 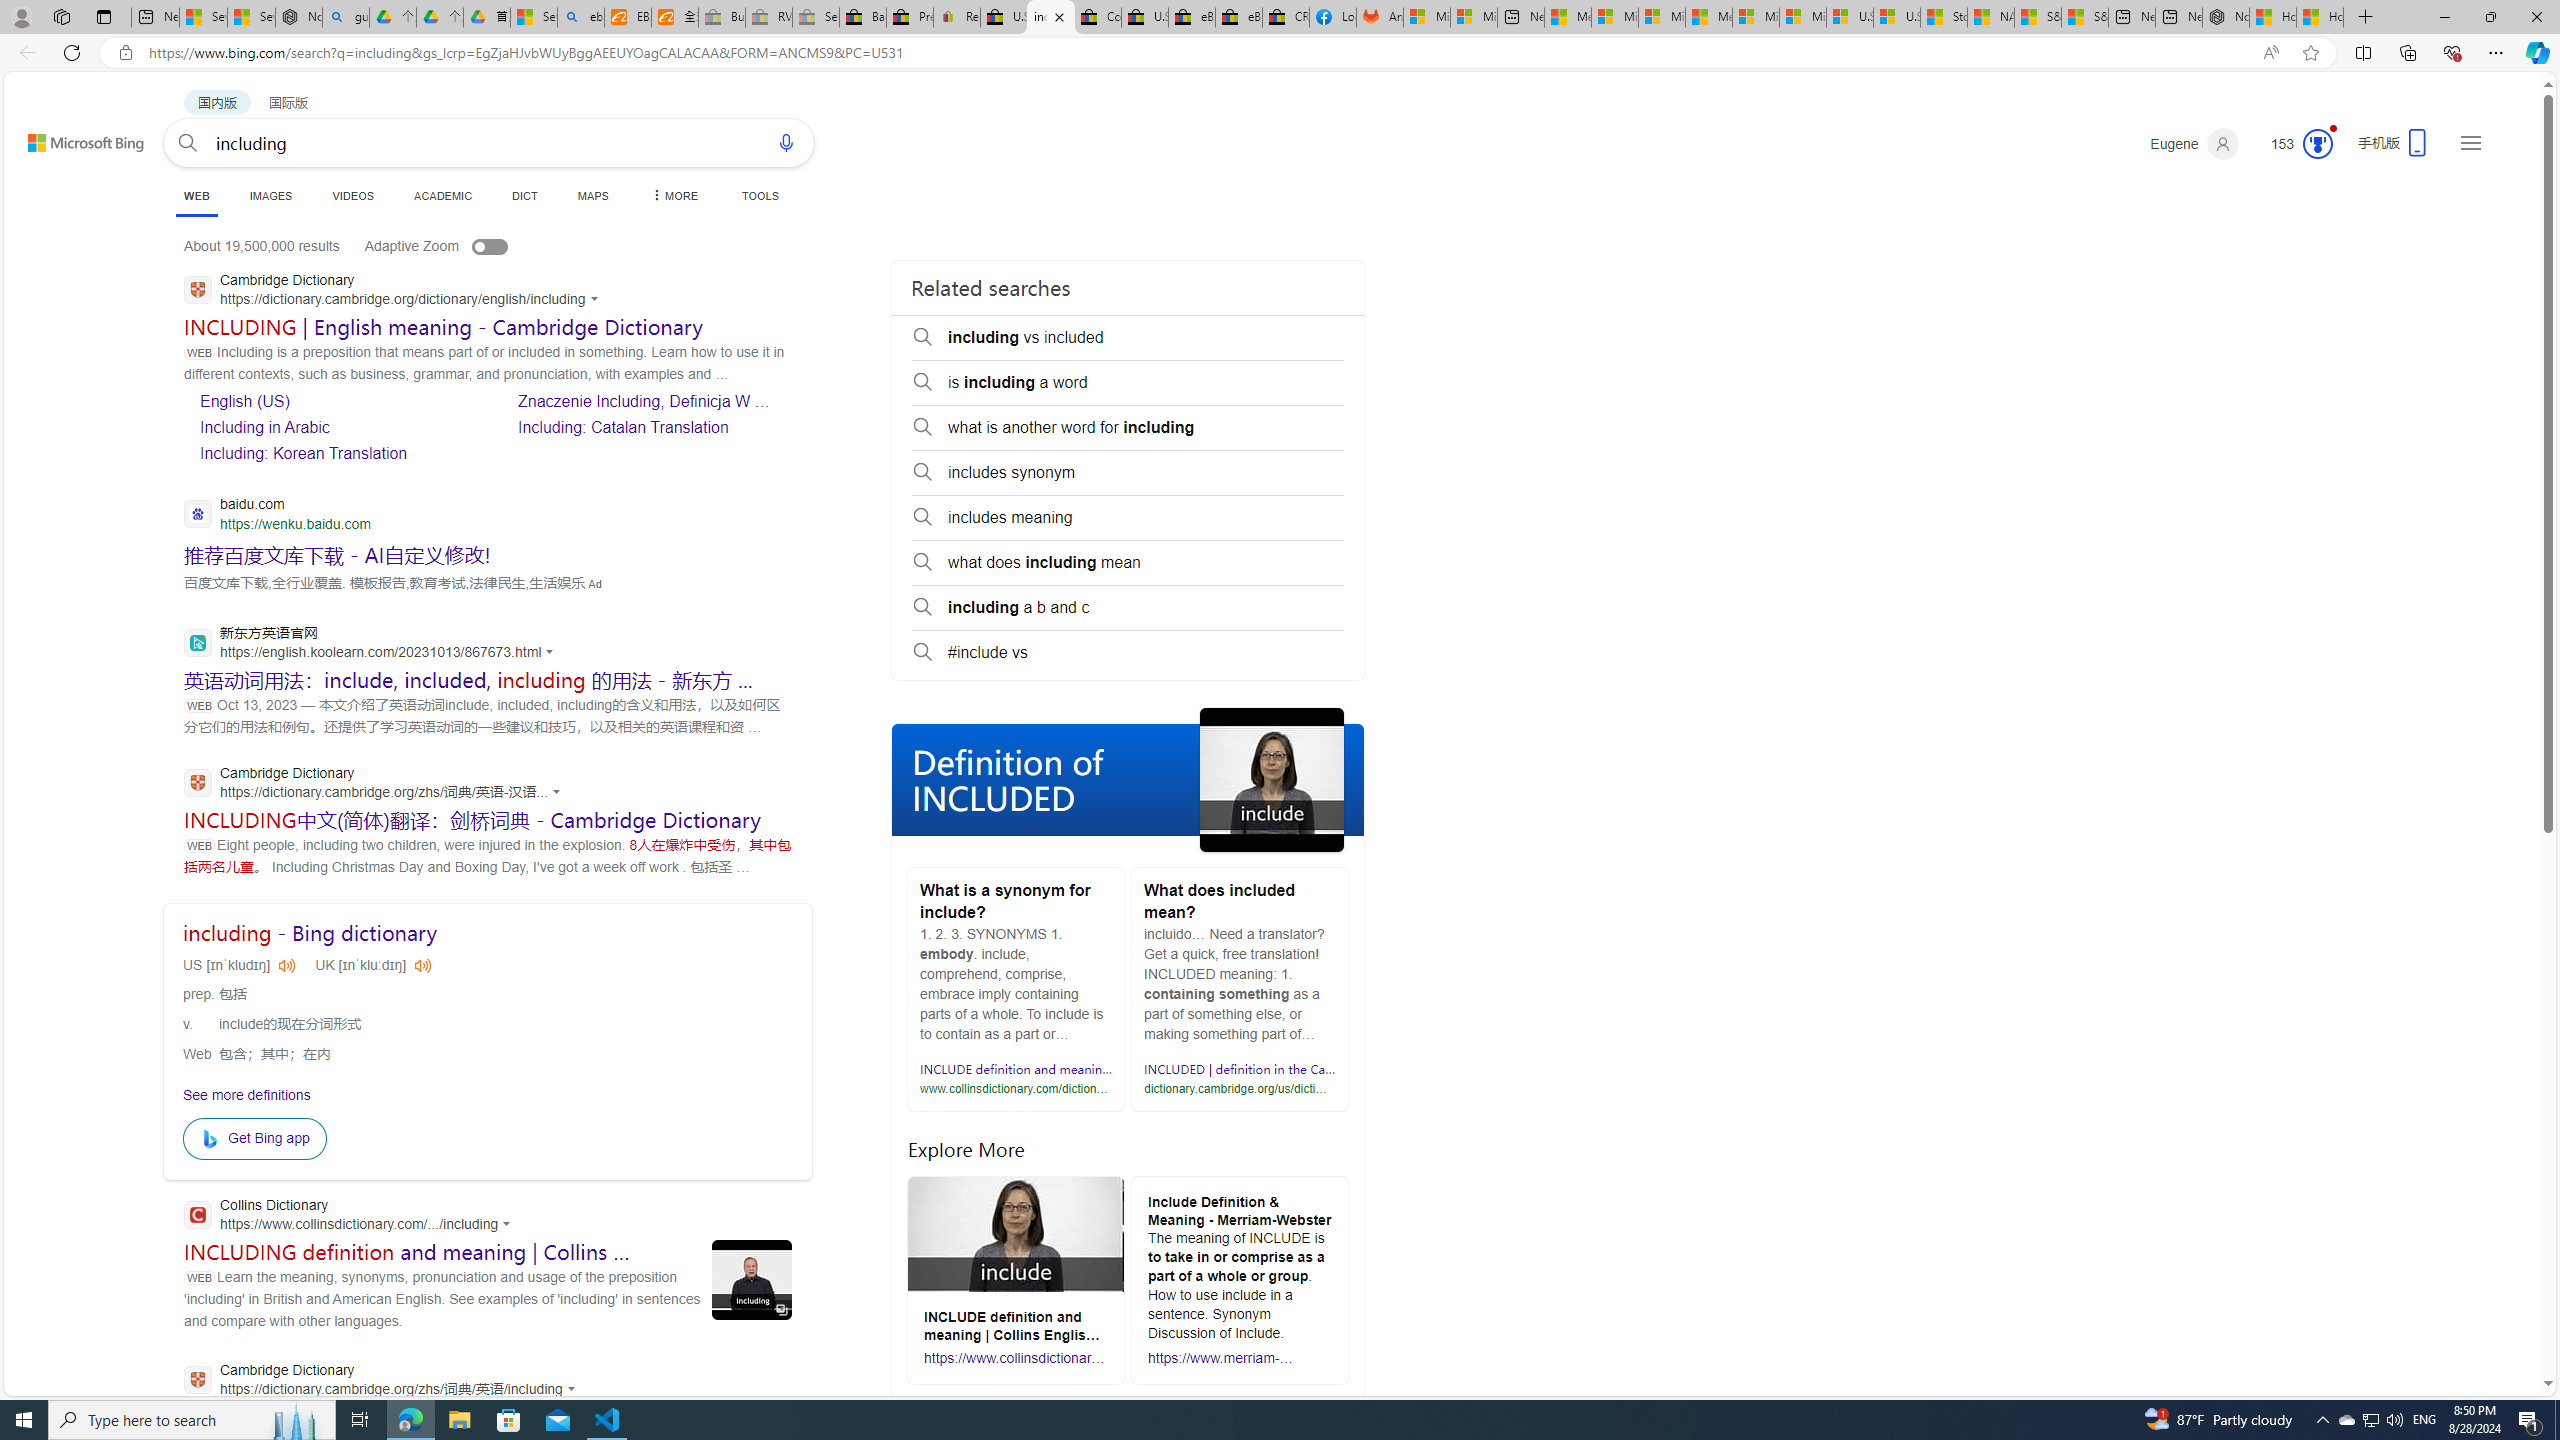 I want to click on 'ACADEMIC', so click(x=444, y=195).